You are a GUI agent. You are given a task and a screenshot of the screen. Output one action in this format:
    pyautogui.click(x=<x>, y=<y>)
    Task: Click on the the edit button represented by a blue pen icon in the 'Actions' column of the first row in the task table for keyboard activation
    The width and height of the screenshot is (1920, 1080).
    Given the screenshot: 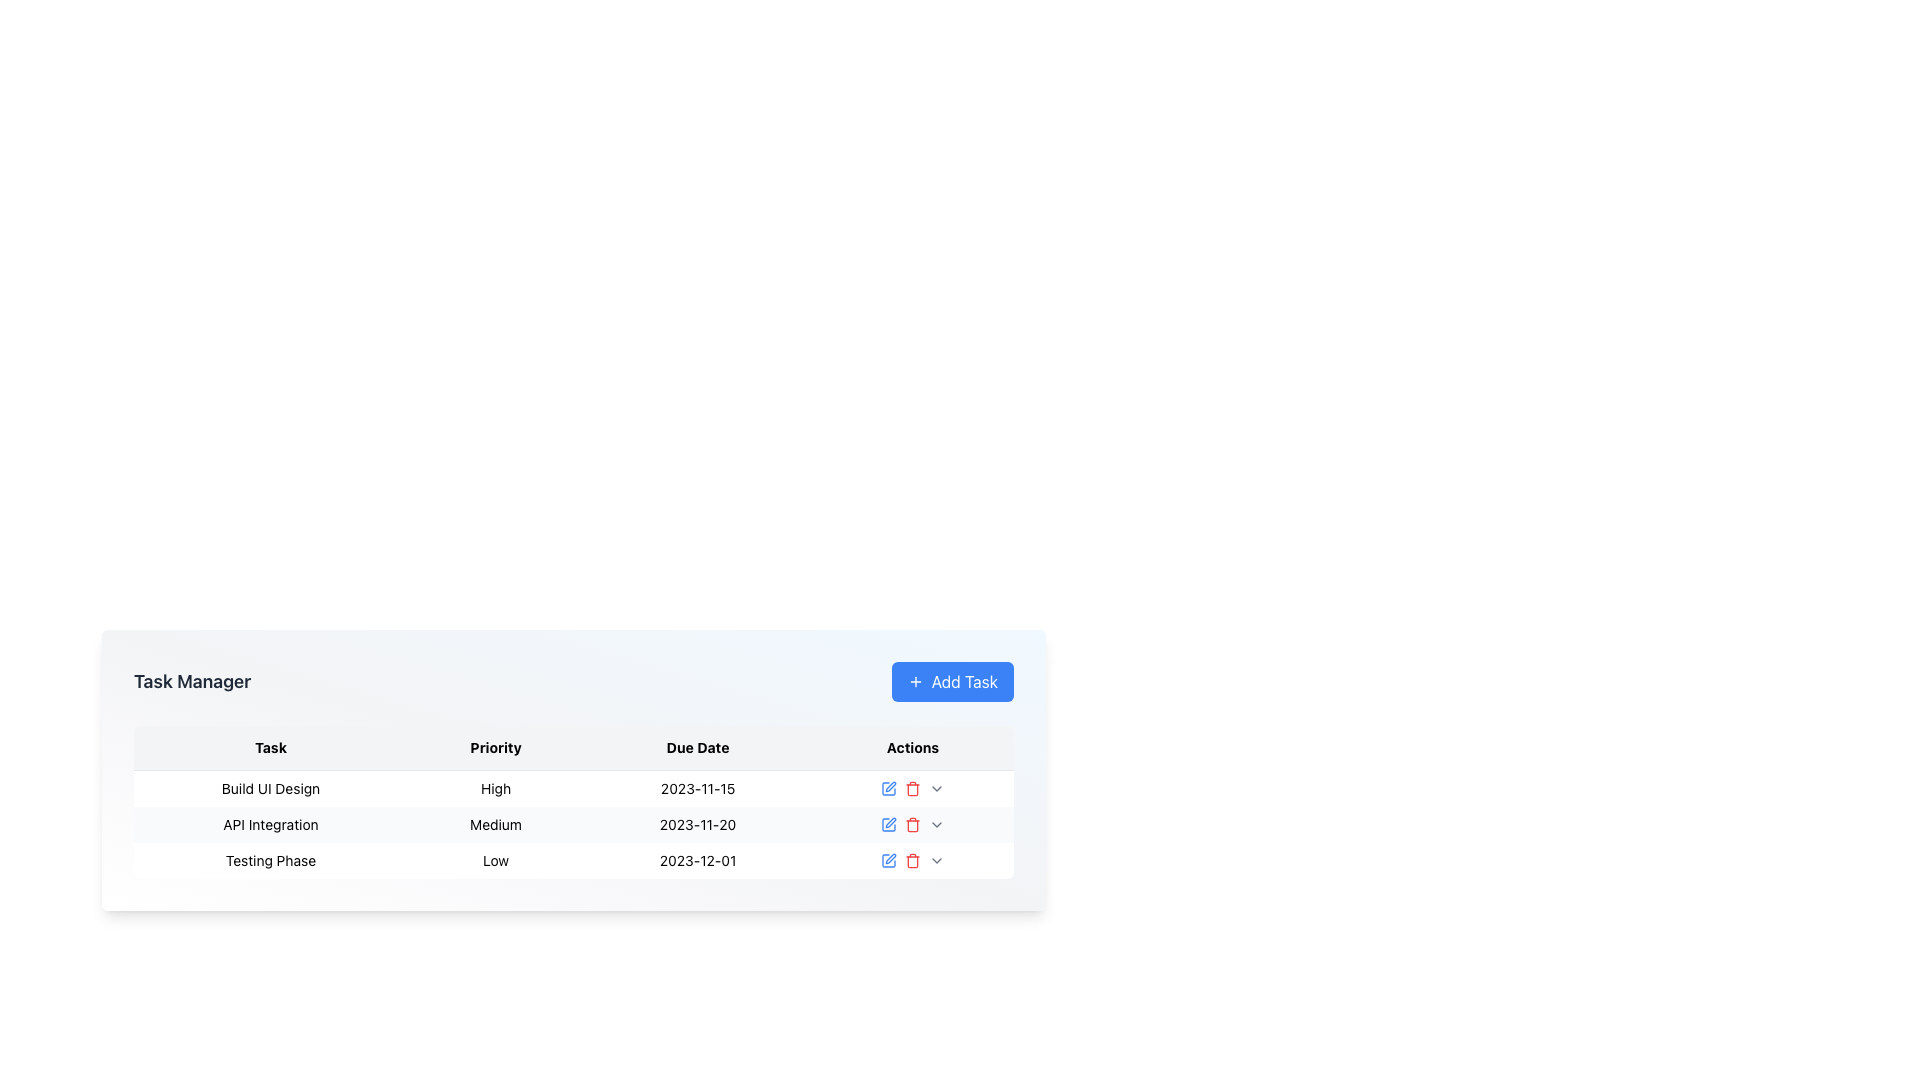 What is the action you would take?
    pyautogui.click(x=888, y=788)
    